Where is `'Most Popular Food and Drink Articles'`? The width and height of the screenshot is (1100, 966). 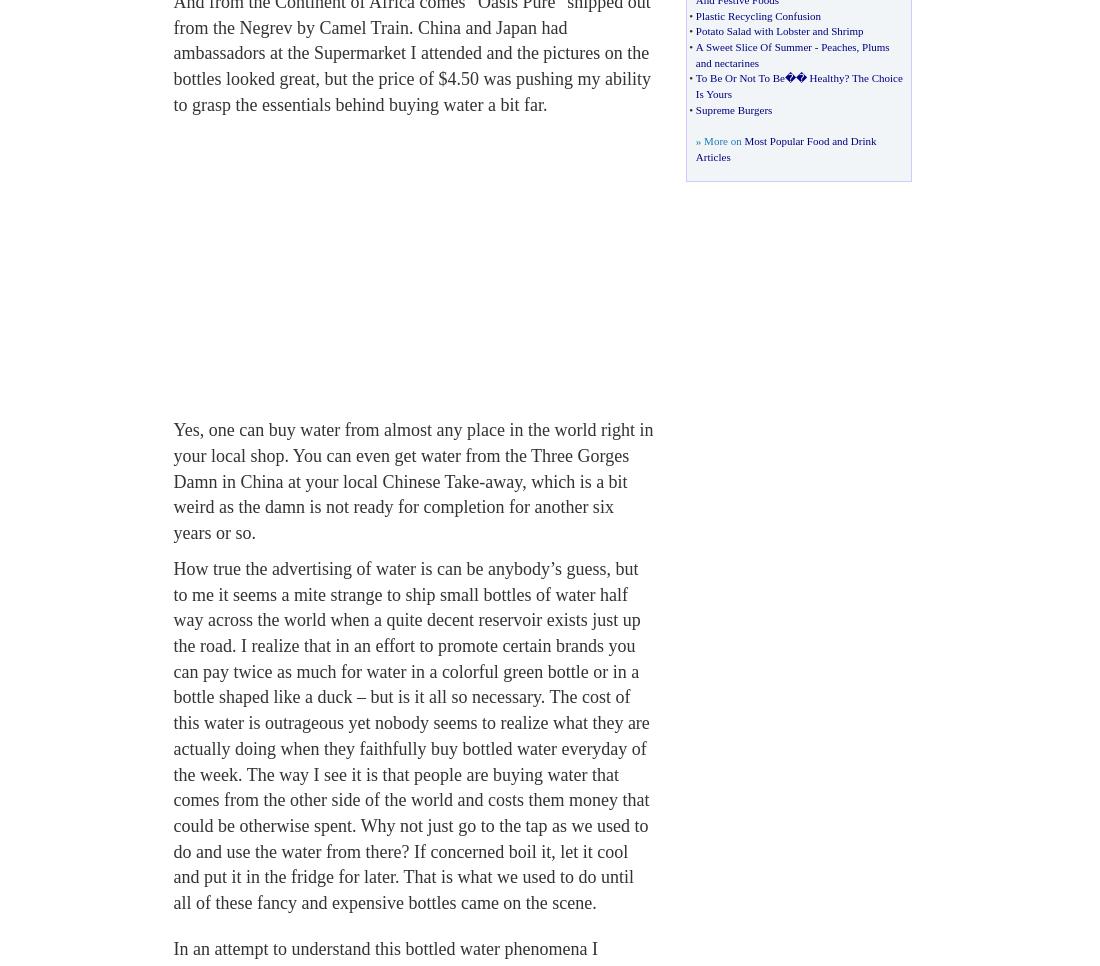 'Most Popular Food and Drink Articles' is located at coordinates (785, 147).